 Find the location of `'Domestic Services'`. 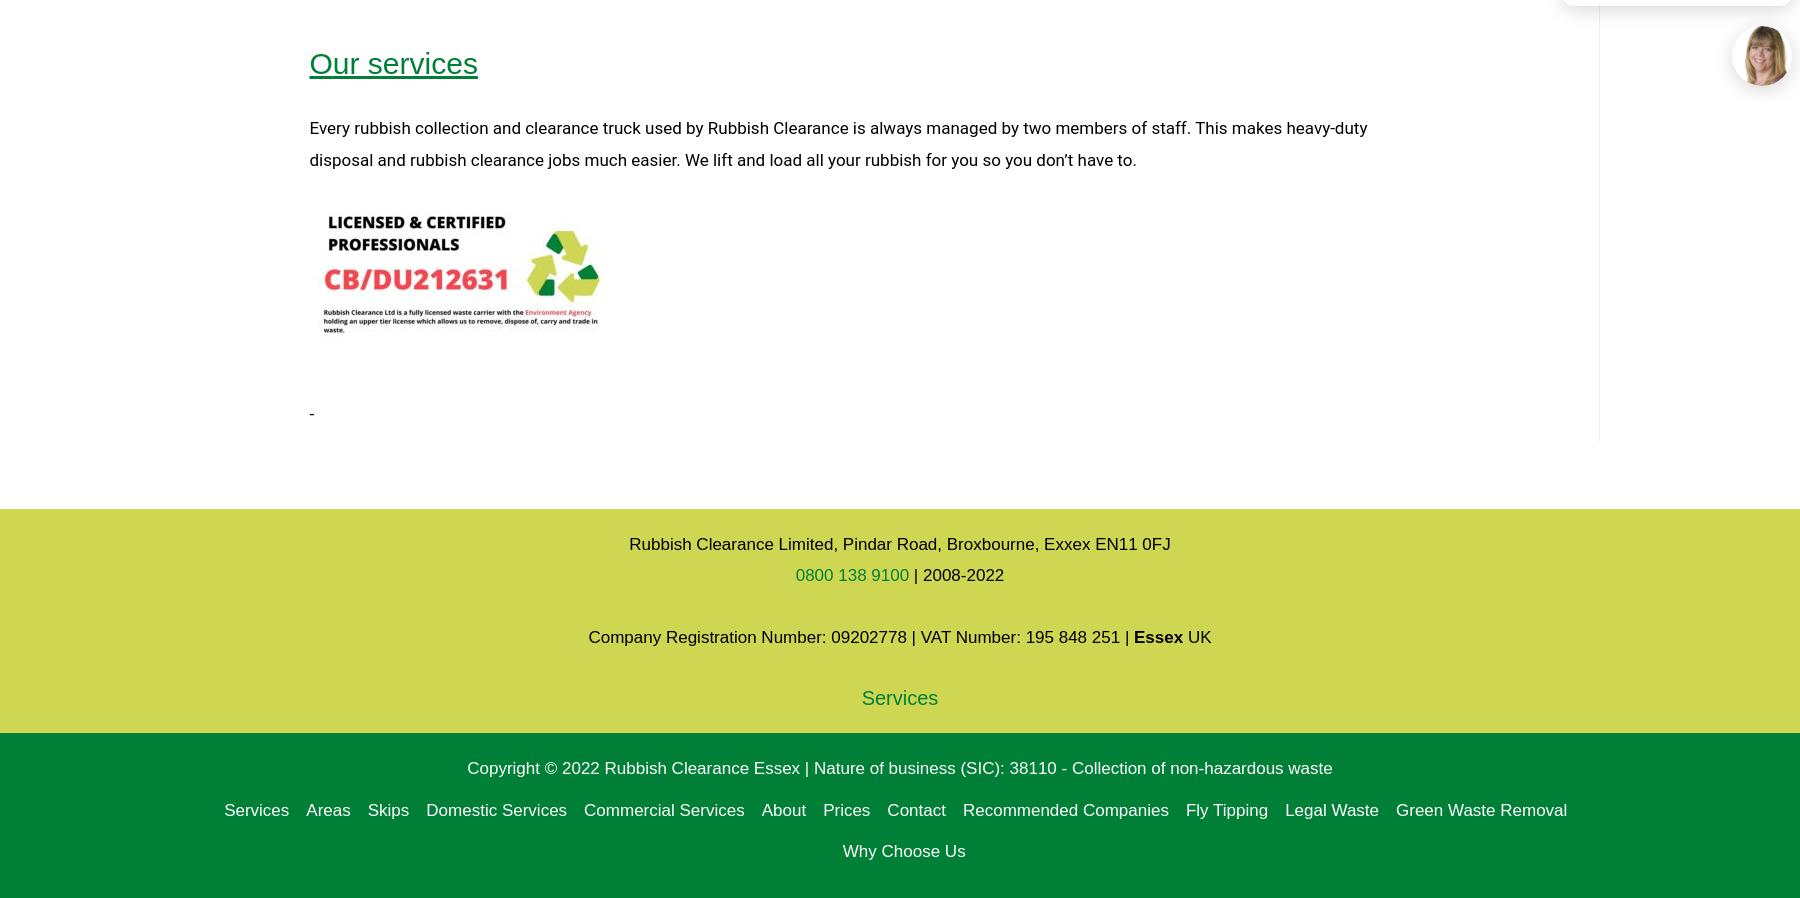

'Domestic Services' is located at coordinates (495, 809).